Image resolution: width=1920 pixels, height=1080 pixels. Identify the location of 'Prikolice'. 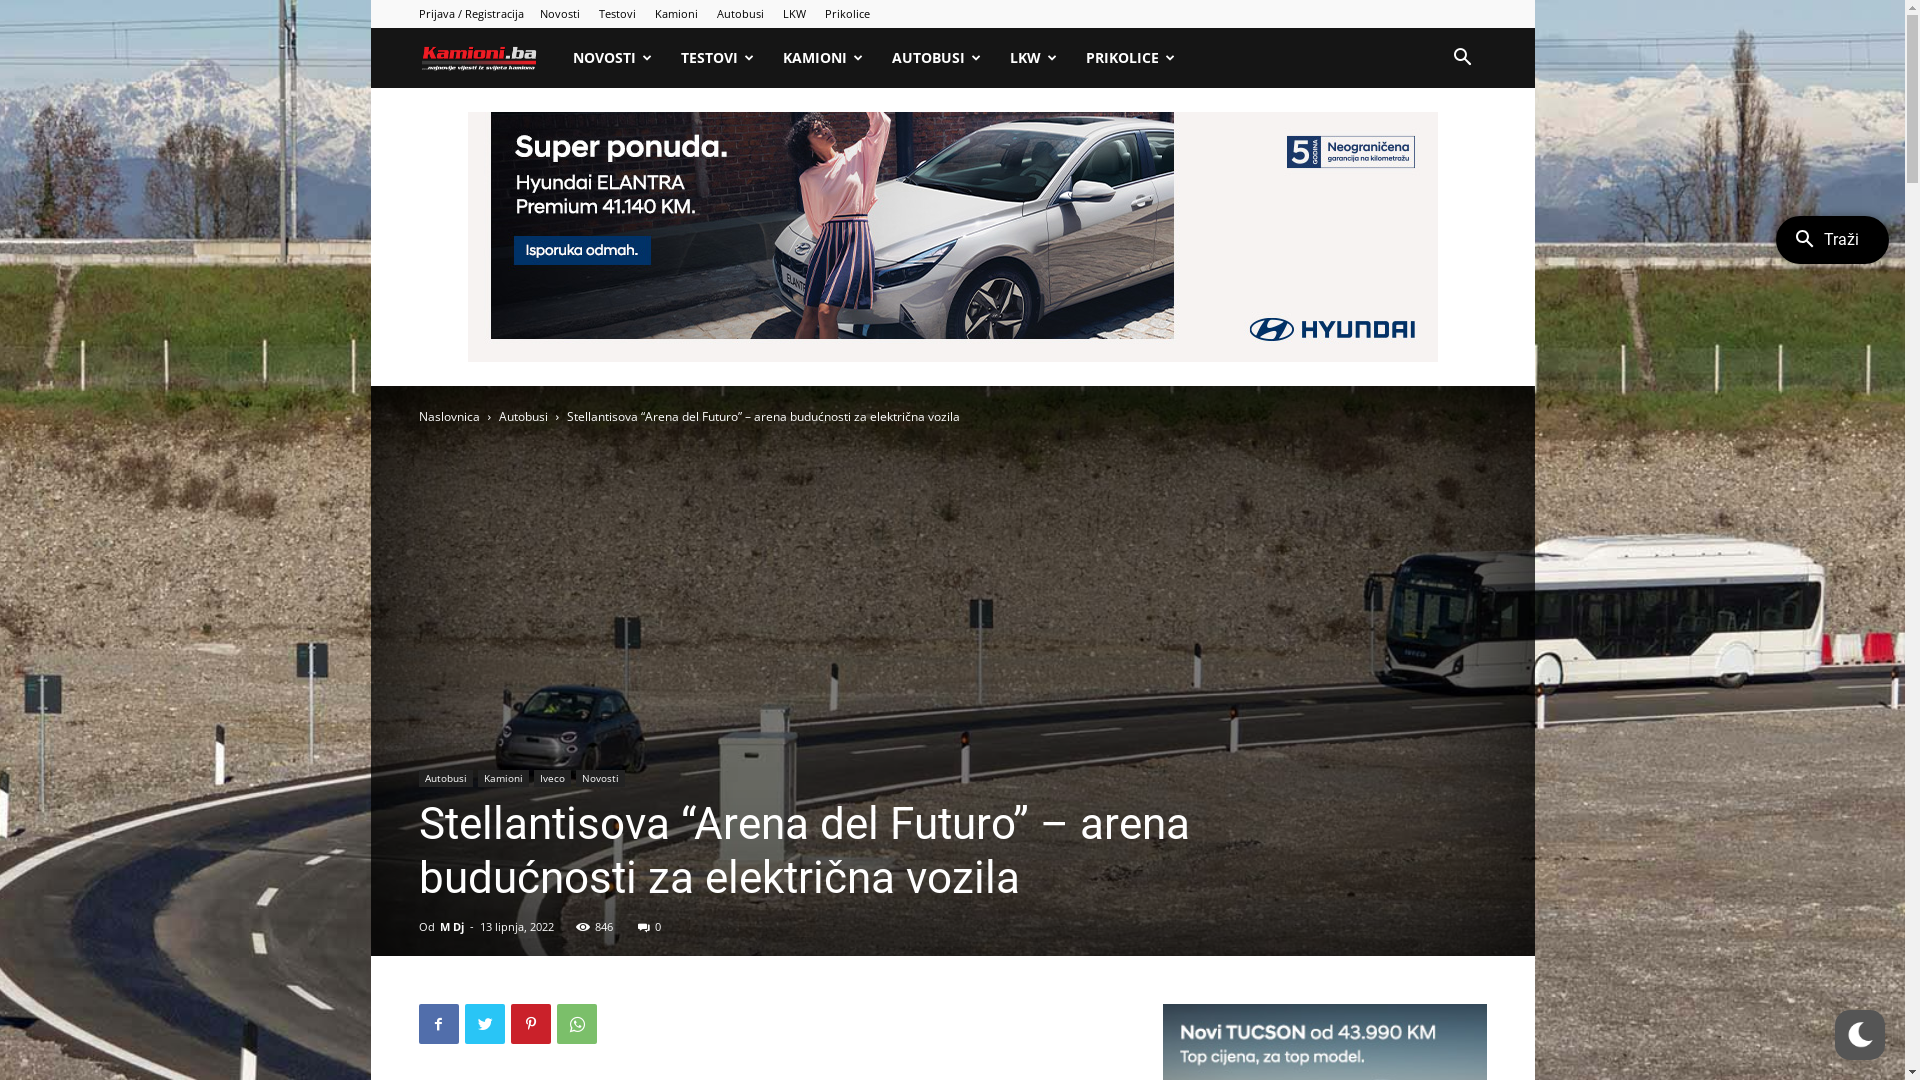
(846, 13).